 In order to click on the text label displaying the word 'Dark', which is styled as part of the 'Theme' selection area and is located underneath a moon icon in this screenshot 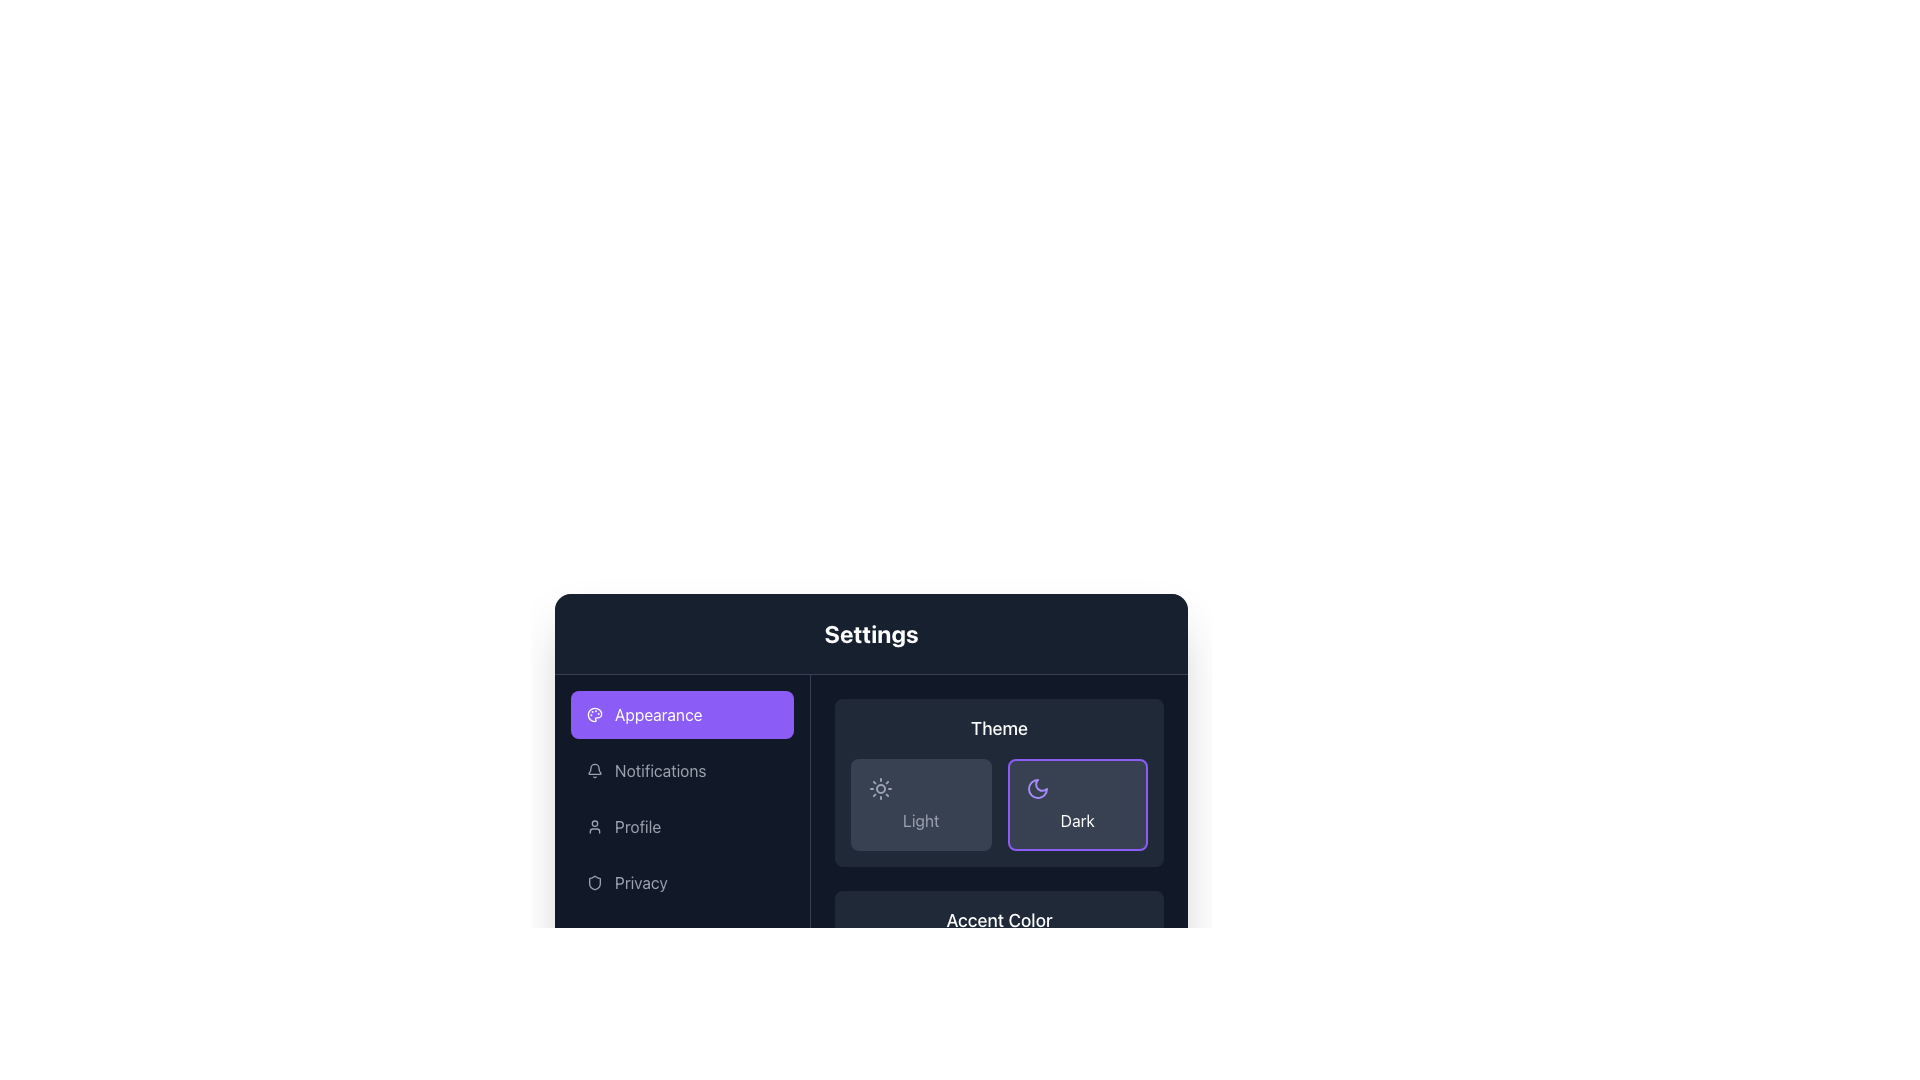, I will do `click(1076, 821)`.